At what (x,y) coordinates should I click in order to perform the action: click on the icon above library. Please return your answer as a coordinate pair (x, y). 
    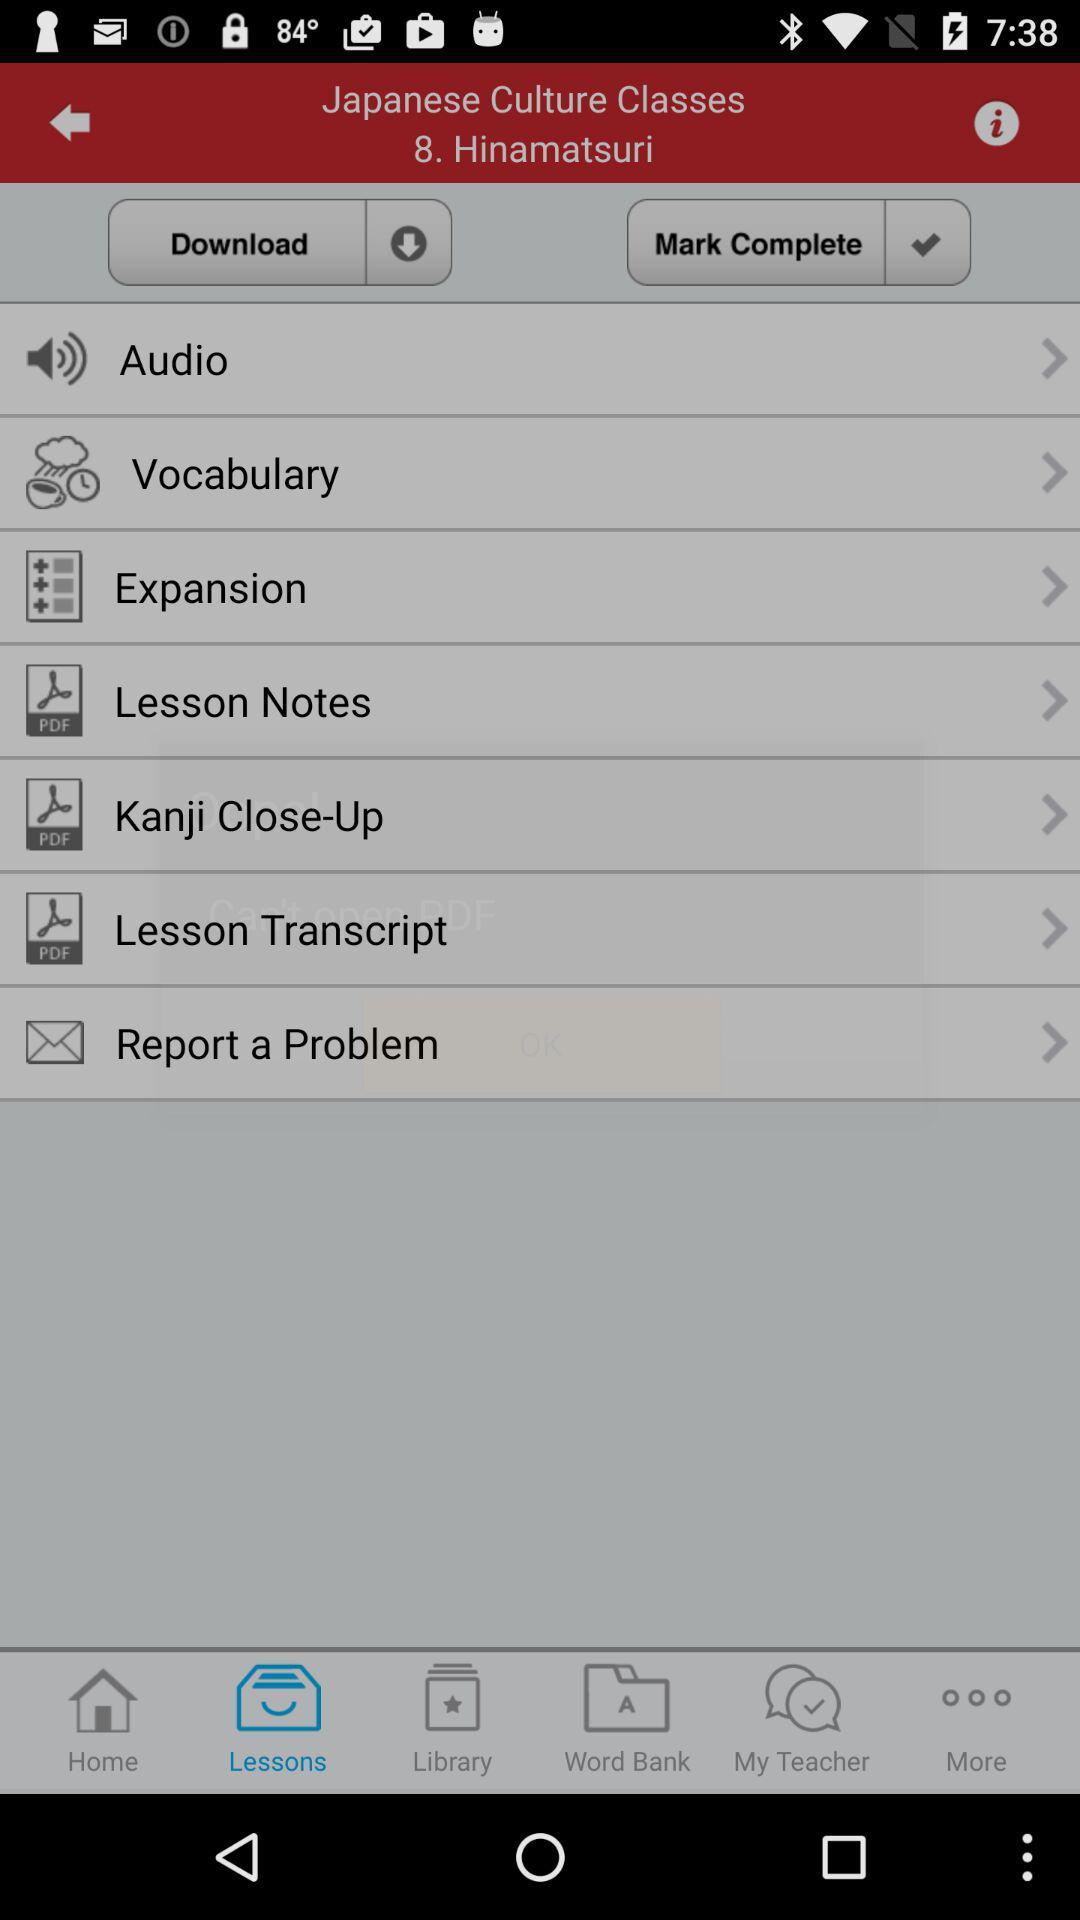
    Looking at the image, I should click on (452, 1697).